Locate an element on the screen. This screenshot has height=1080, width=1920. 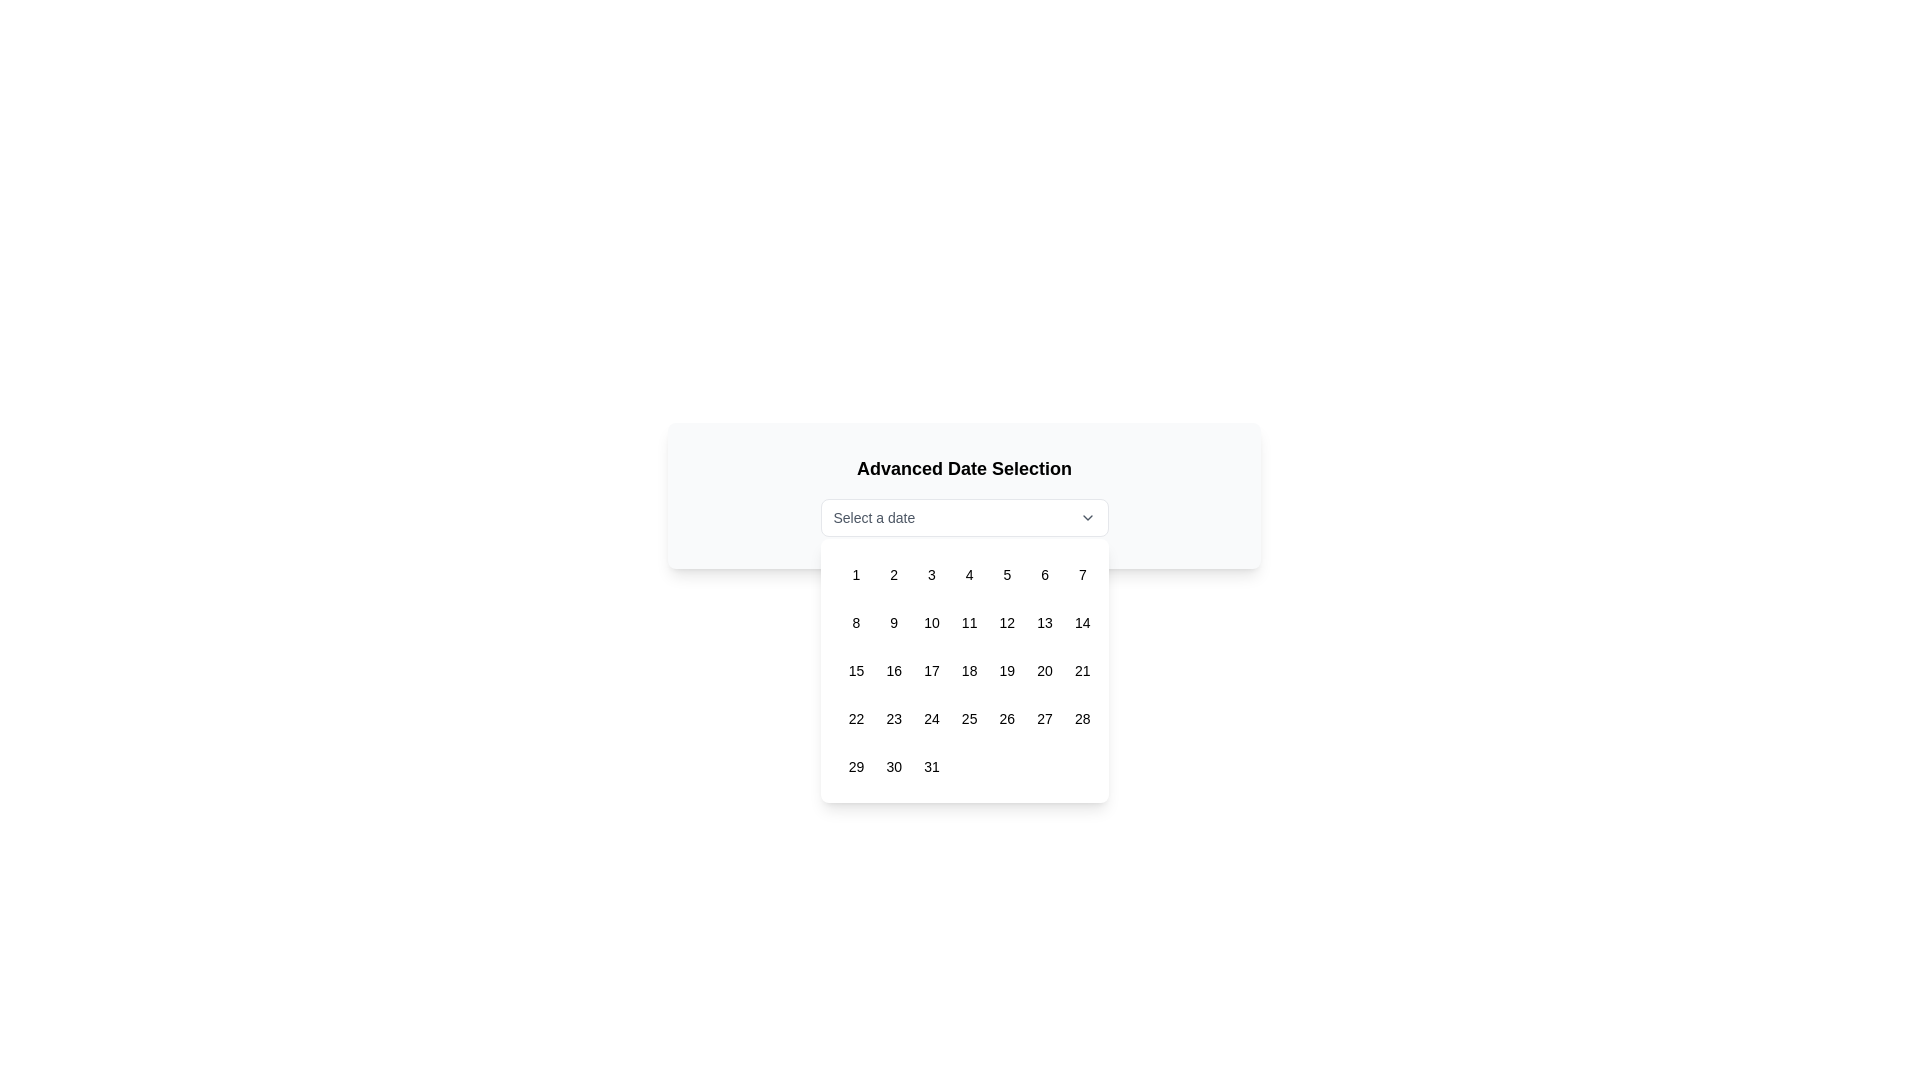
the button labeled '30' is located at coordinates (892, 766).